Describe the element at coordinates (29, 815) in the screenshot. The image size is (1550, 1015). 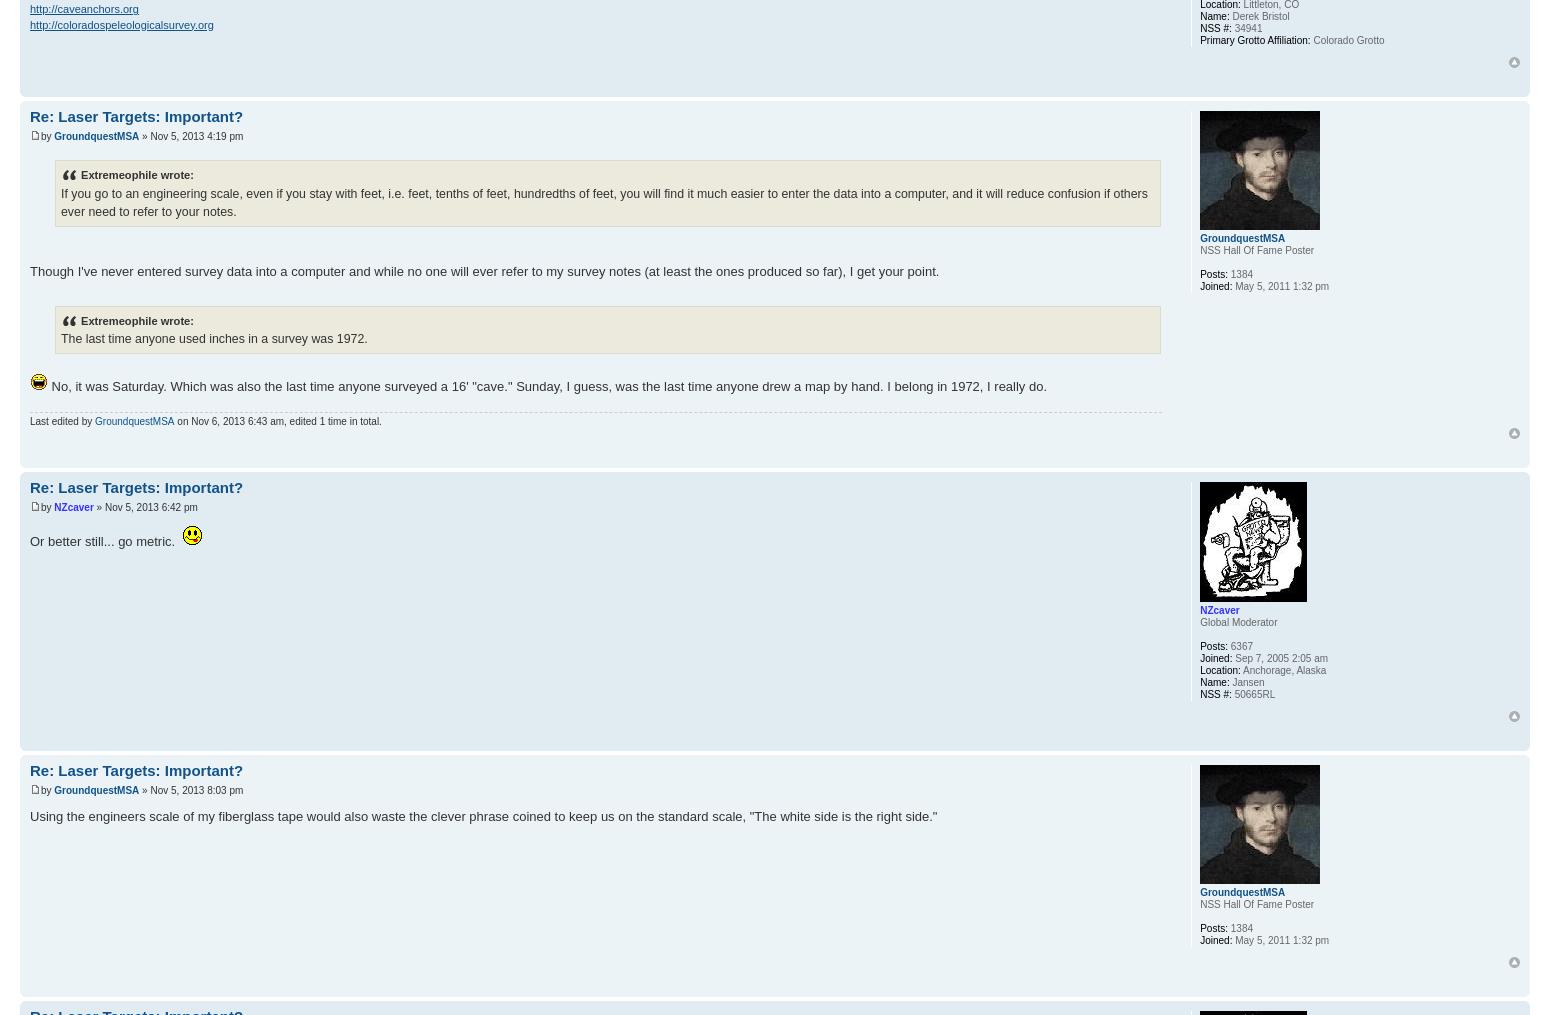
I see `'Using the engineers scale of my fiberglass tape would also waste the clever phrase coined to keep us on the standard scale, "The white side is the right side."'` at that location.